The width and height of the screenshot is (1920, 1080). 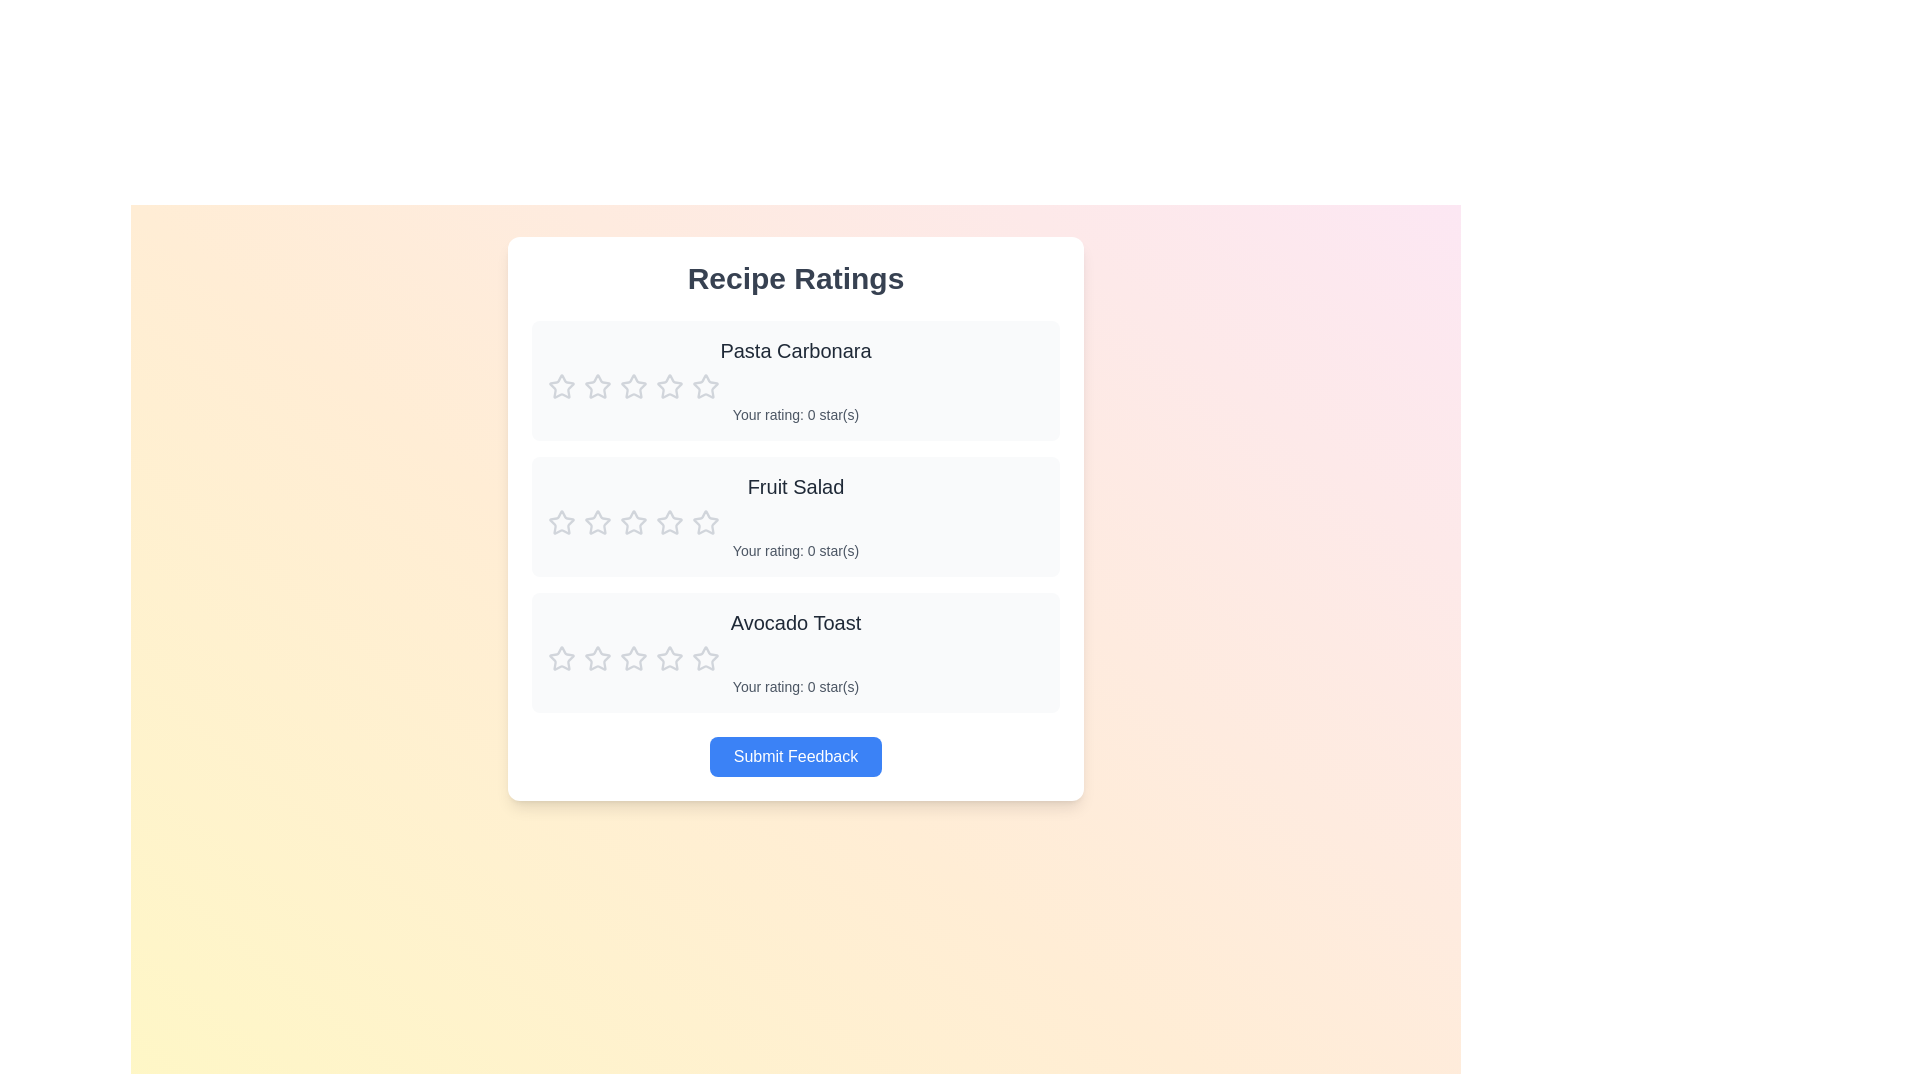 I want to click on the blue rectangular button with rounded edges labeled 'Submit Feedback' located at the bottom of the central feedback panel, so click(x=795, y=756).